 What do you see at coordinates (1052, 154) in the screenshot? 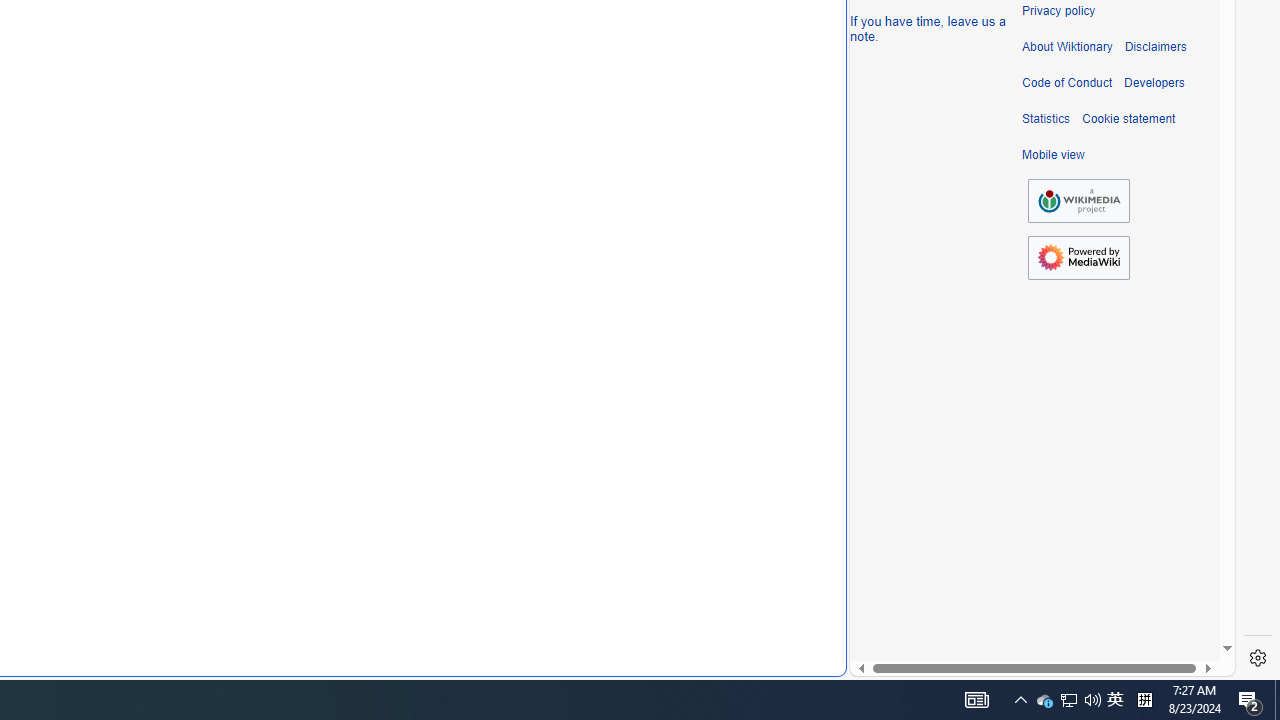
I see `'Mobile view'` at bounding box center [1052, 154].